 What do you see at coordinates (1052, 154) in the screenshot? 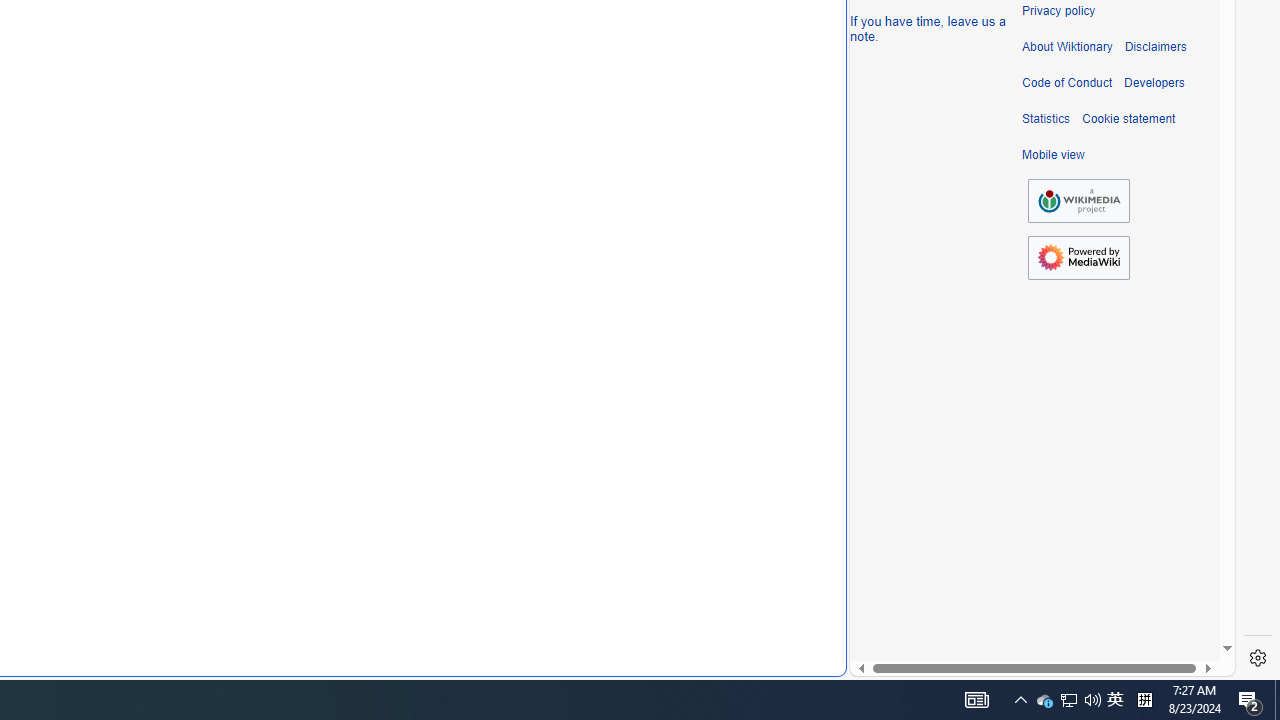
I see `'Mobile view'` at bounding box center [1052, 154].